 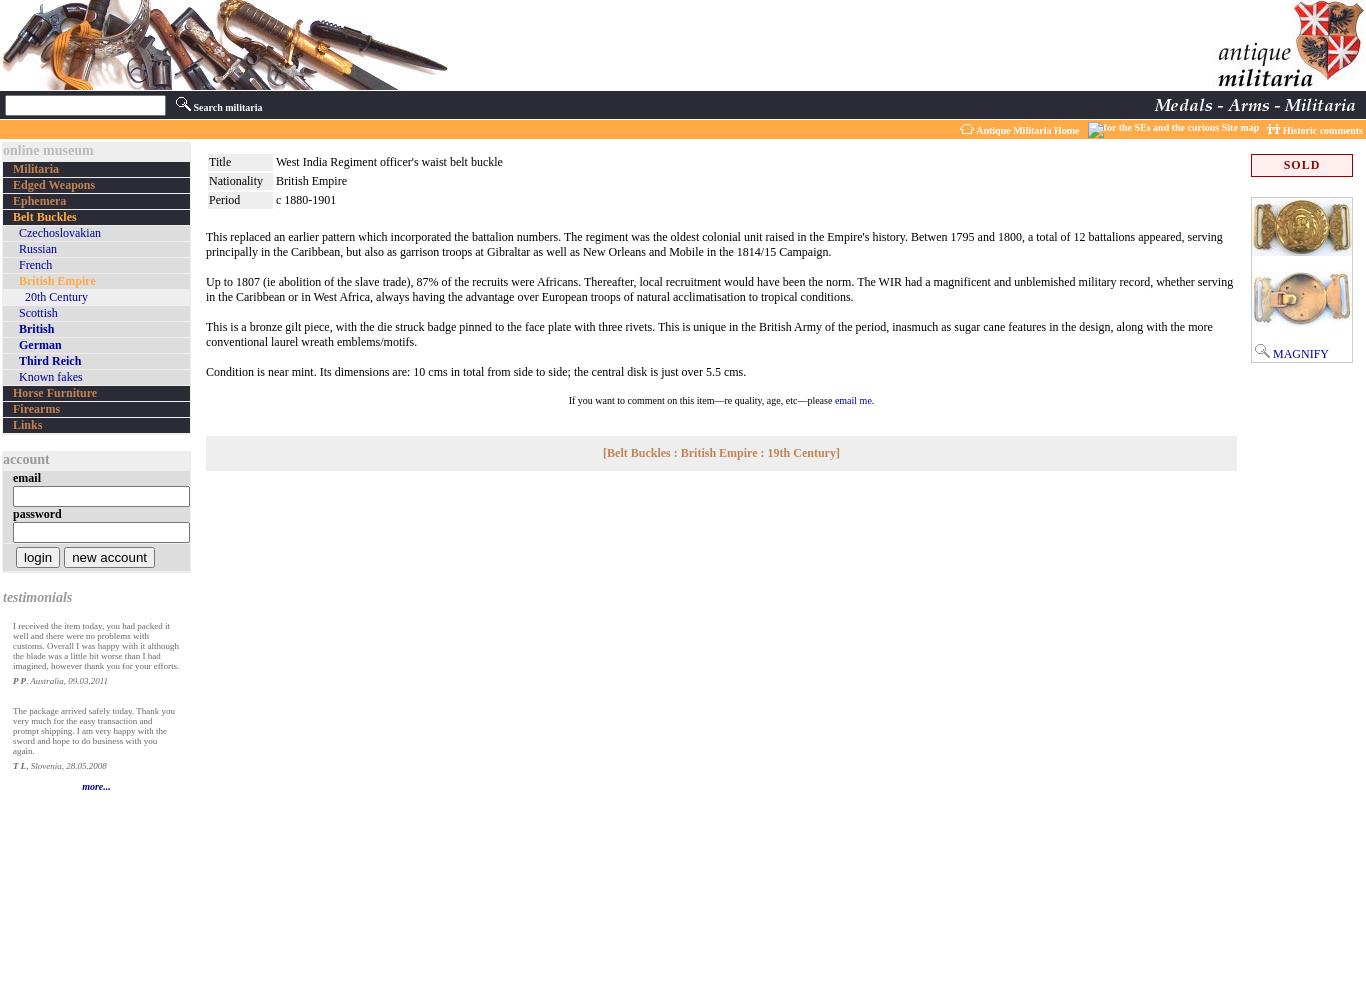 What do you see at coordinates (1238, 127) in the screenshot?
I see `'Site map'` at bounding box center [1238, 127].